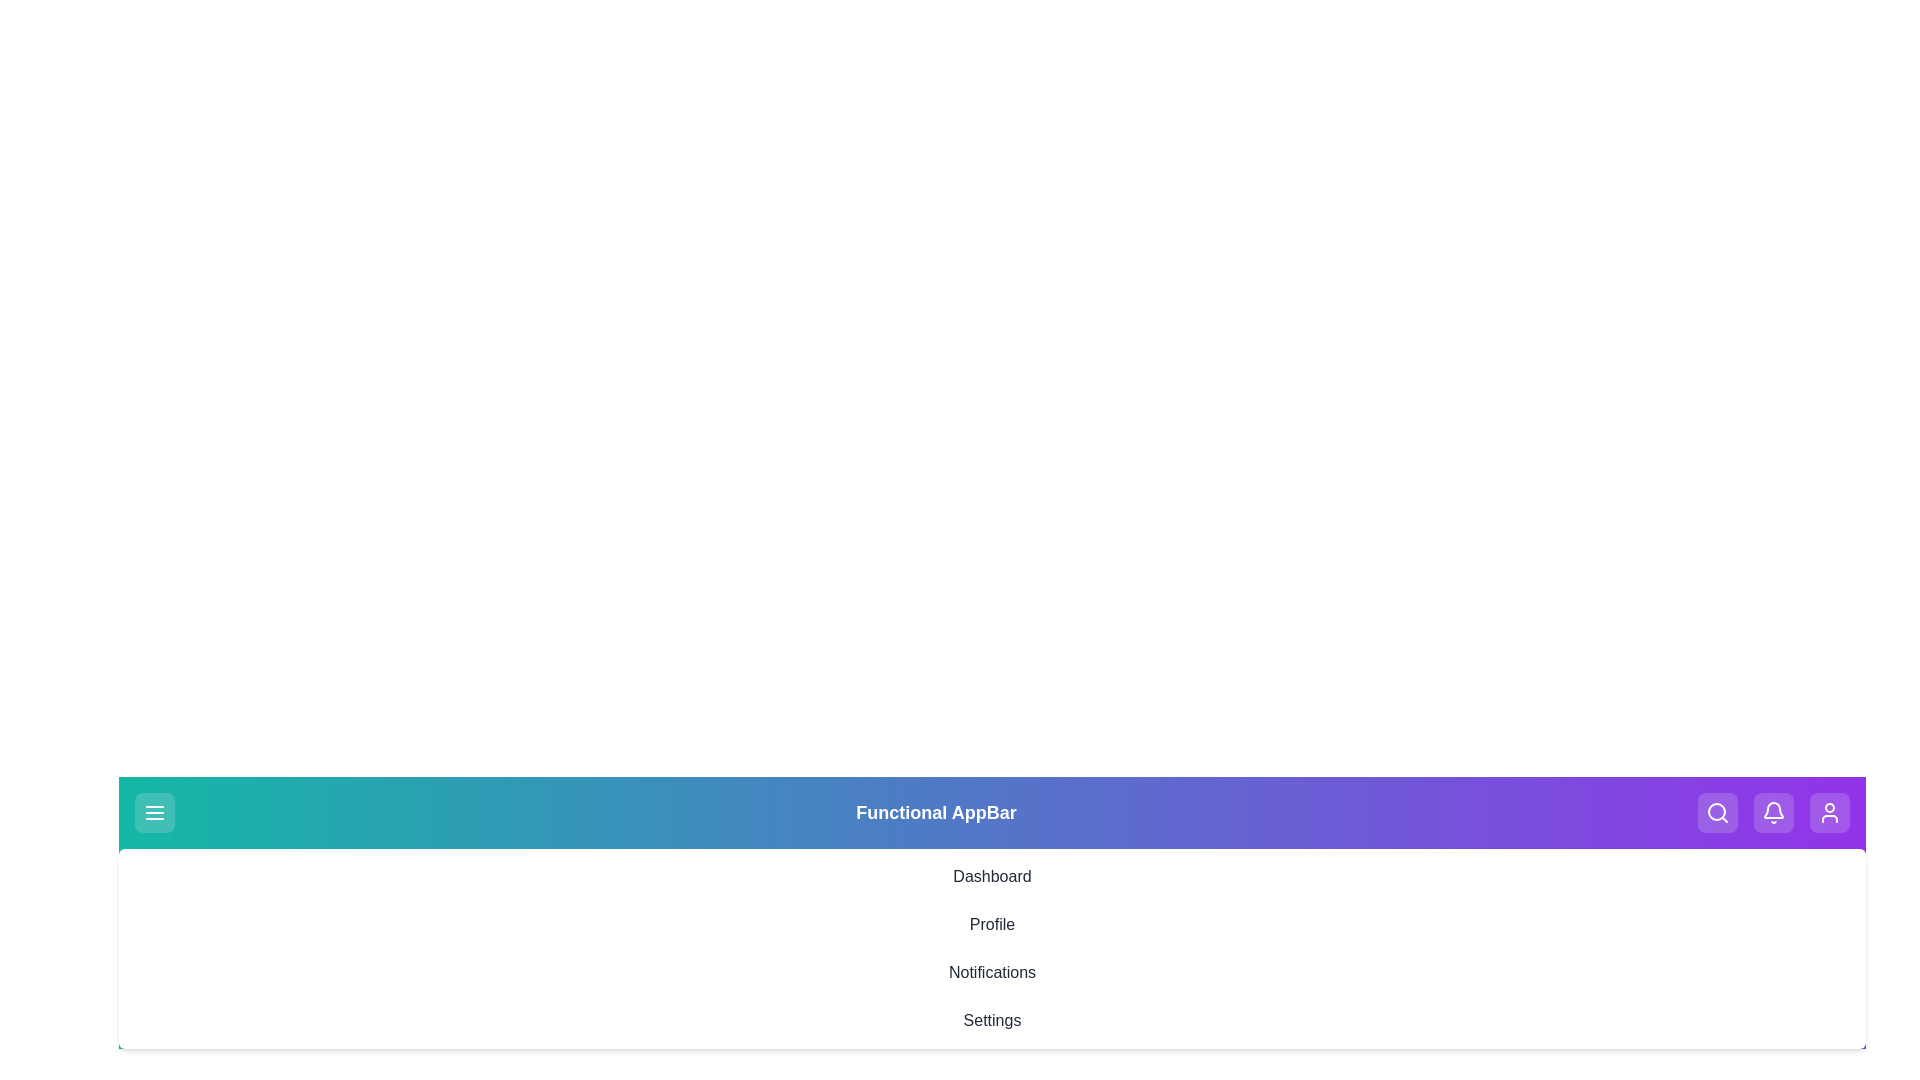  What do you see at coordinates (992, 971) in the screenshot?
I see `the navigation option Notifications` at bounding box center [992, 971].